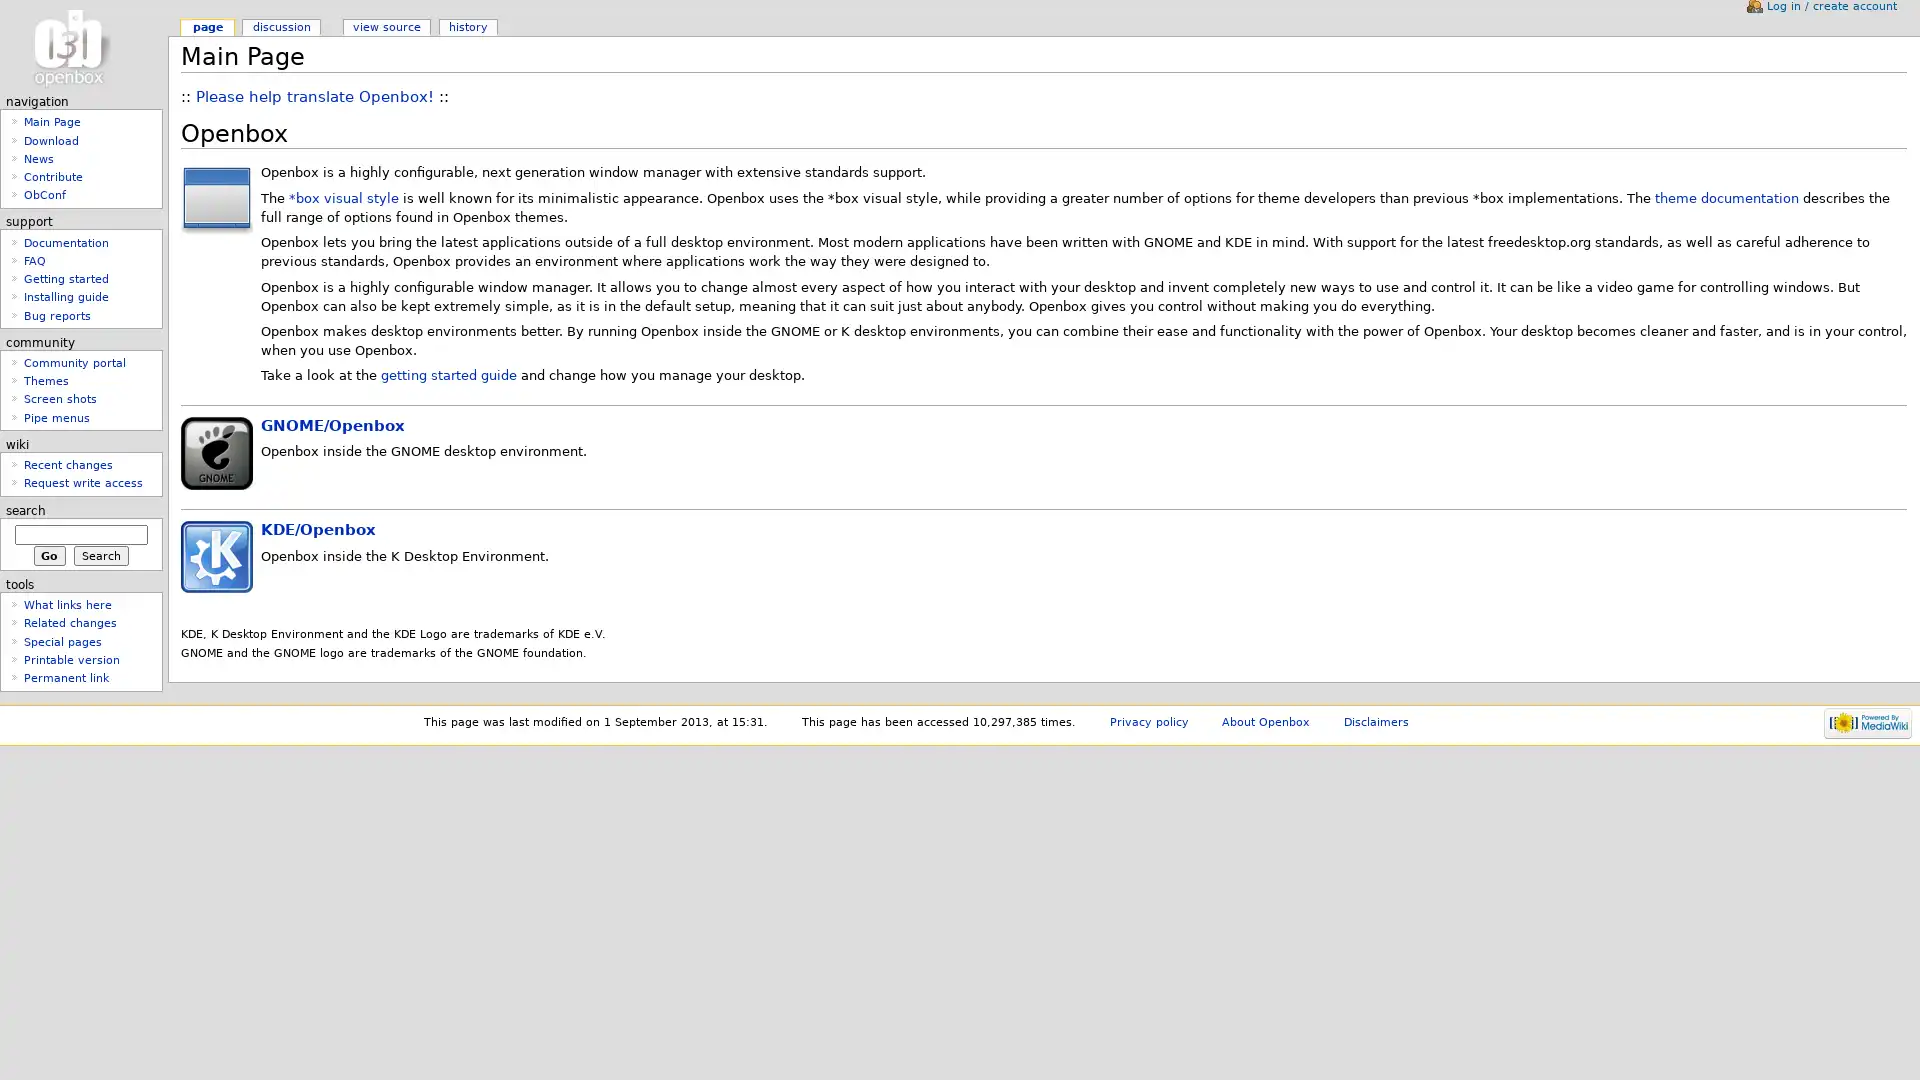 The image size is (1920, 1080). Describe the element at coordinates (48, 555) in the screenshot. I see `Go` at that location.